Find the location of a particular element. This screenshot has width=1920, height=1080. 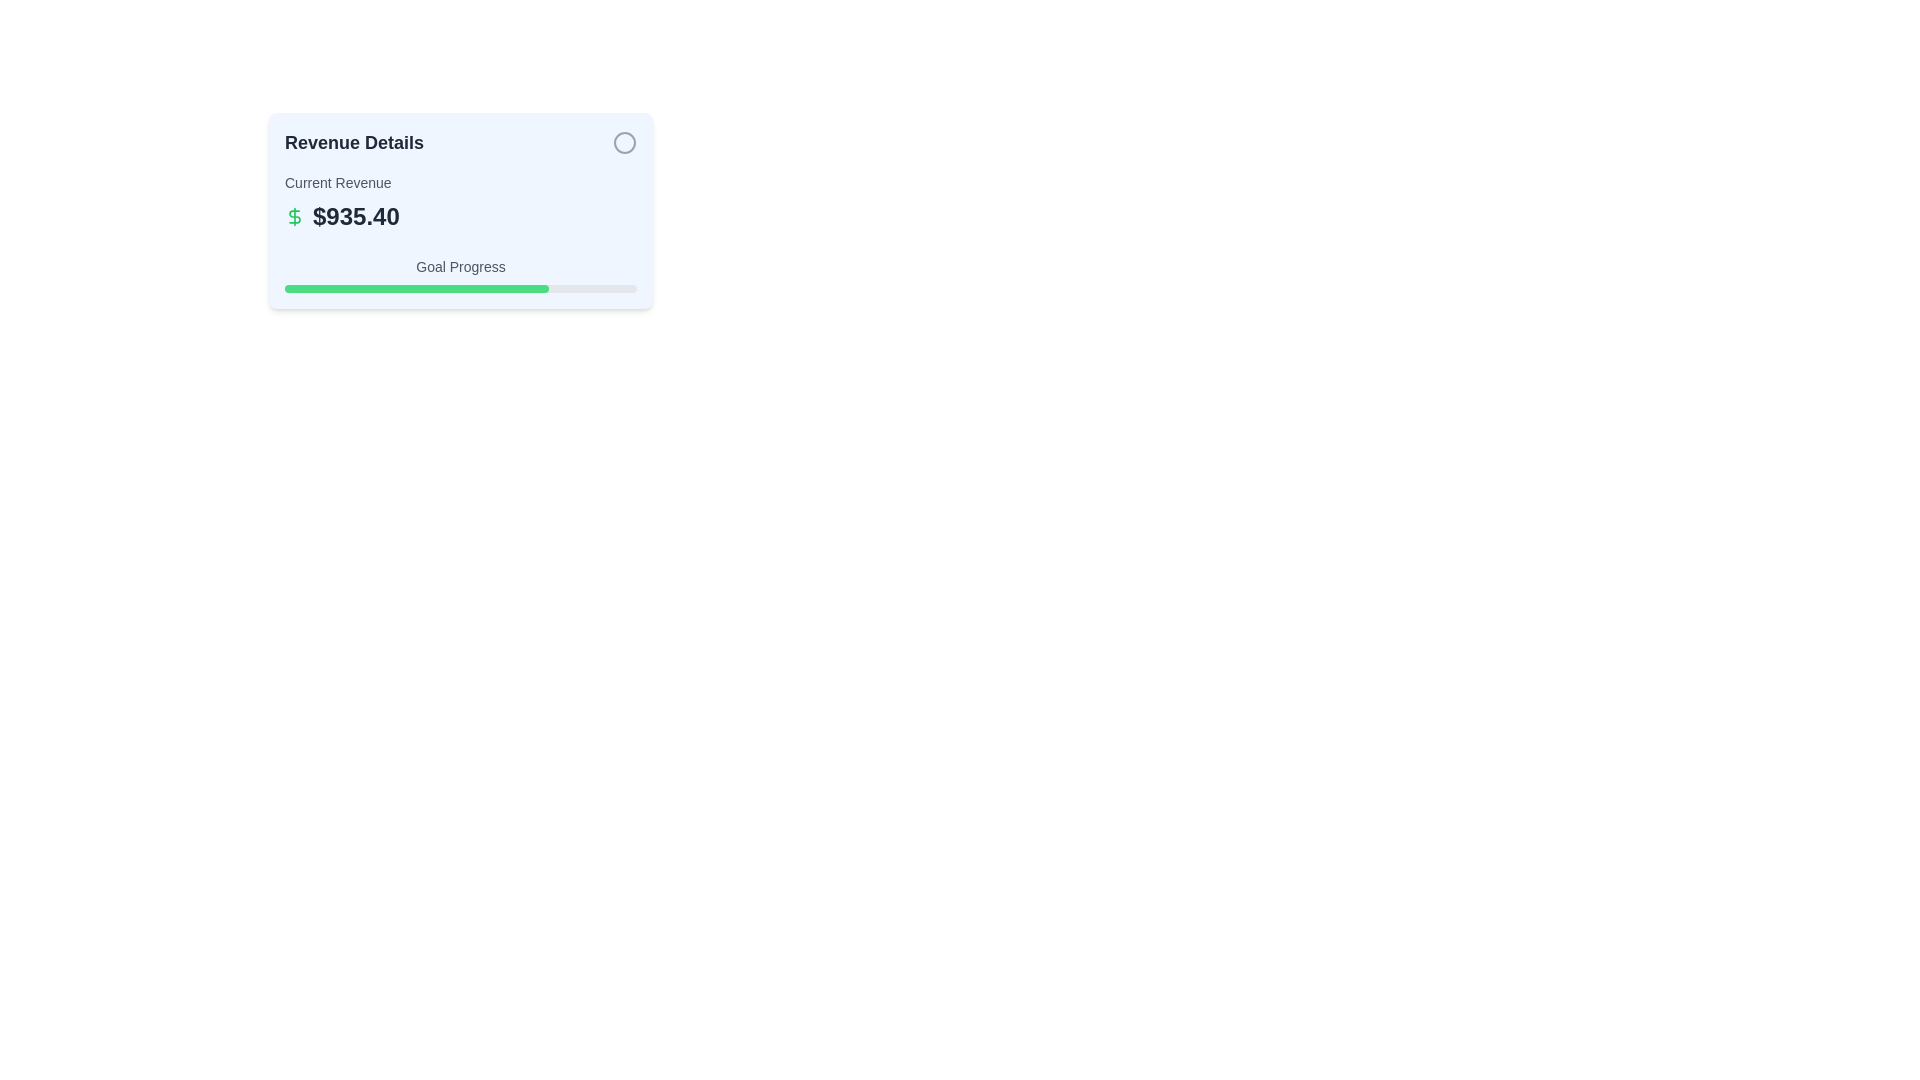

small circular SVG graphic element with a 10-unit radius located in the top-right corner of the 'Revenue Details' card for debugging purposes is located at coordinates (623, 141).